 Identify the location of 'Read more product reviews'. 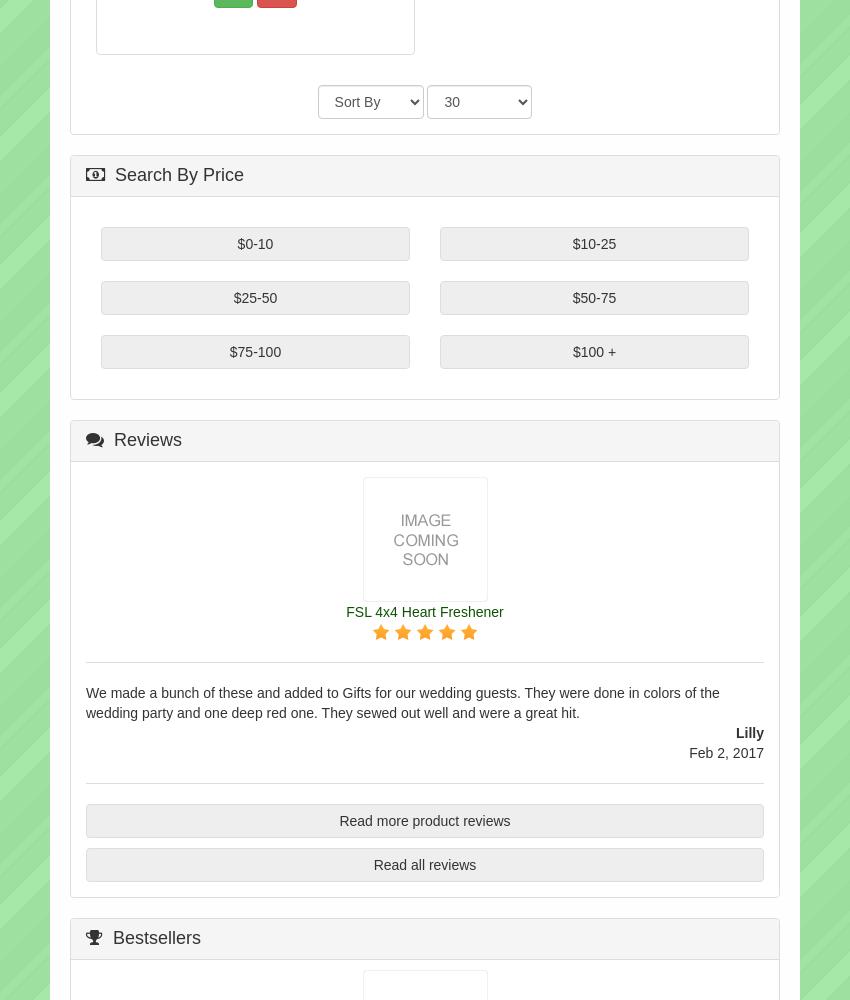
(338, 819).